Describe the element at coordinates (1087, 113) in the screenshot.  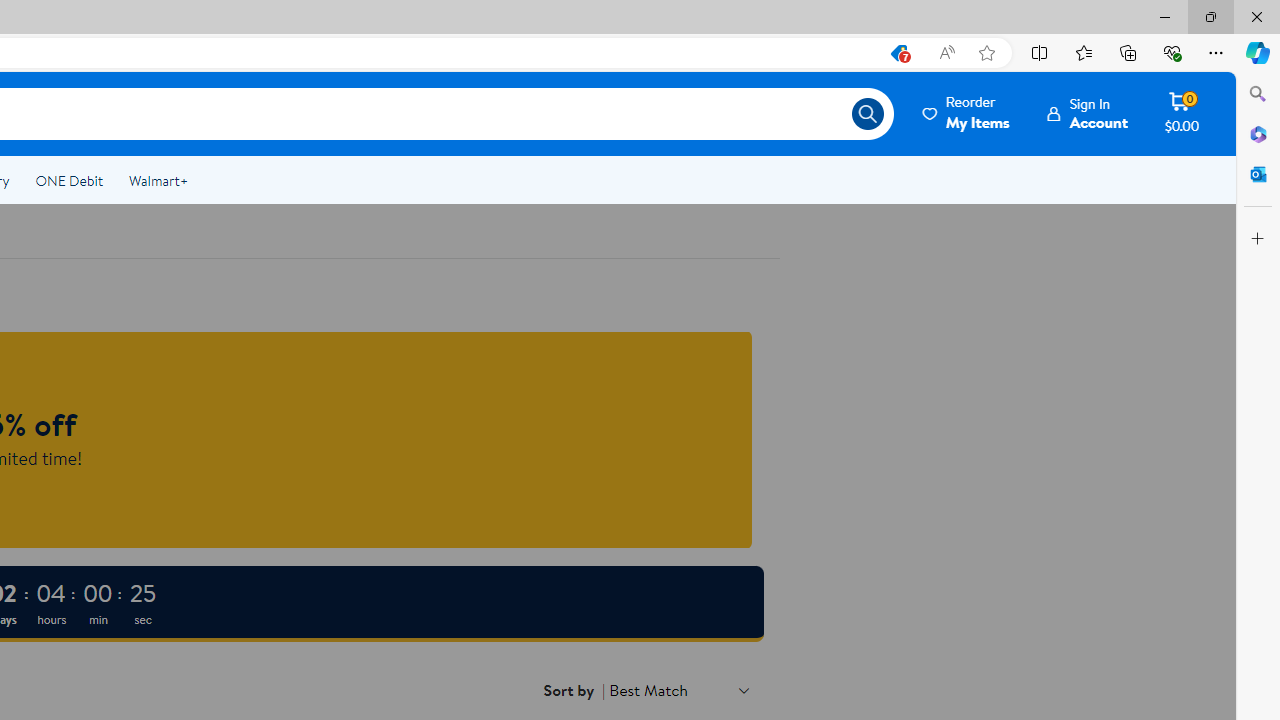
I see `'Sign In Account'` at that location.